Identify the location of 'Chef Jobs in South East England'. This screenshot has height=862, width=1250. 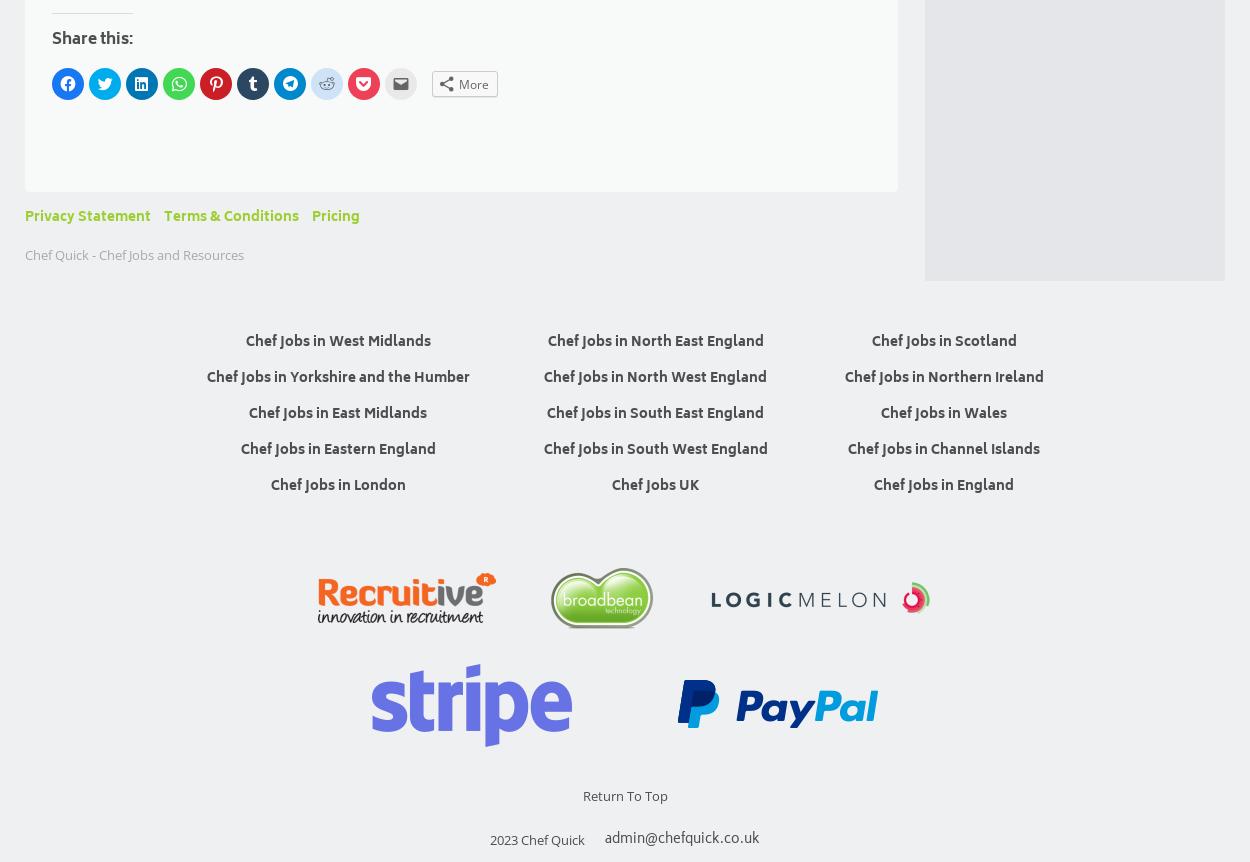
(655, 413).